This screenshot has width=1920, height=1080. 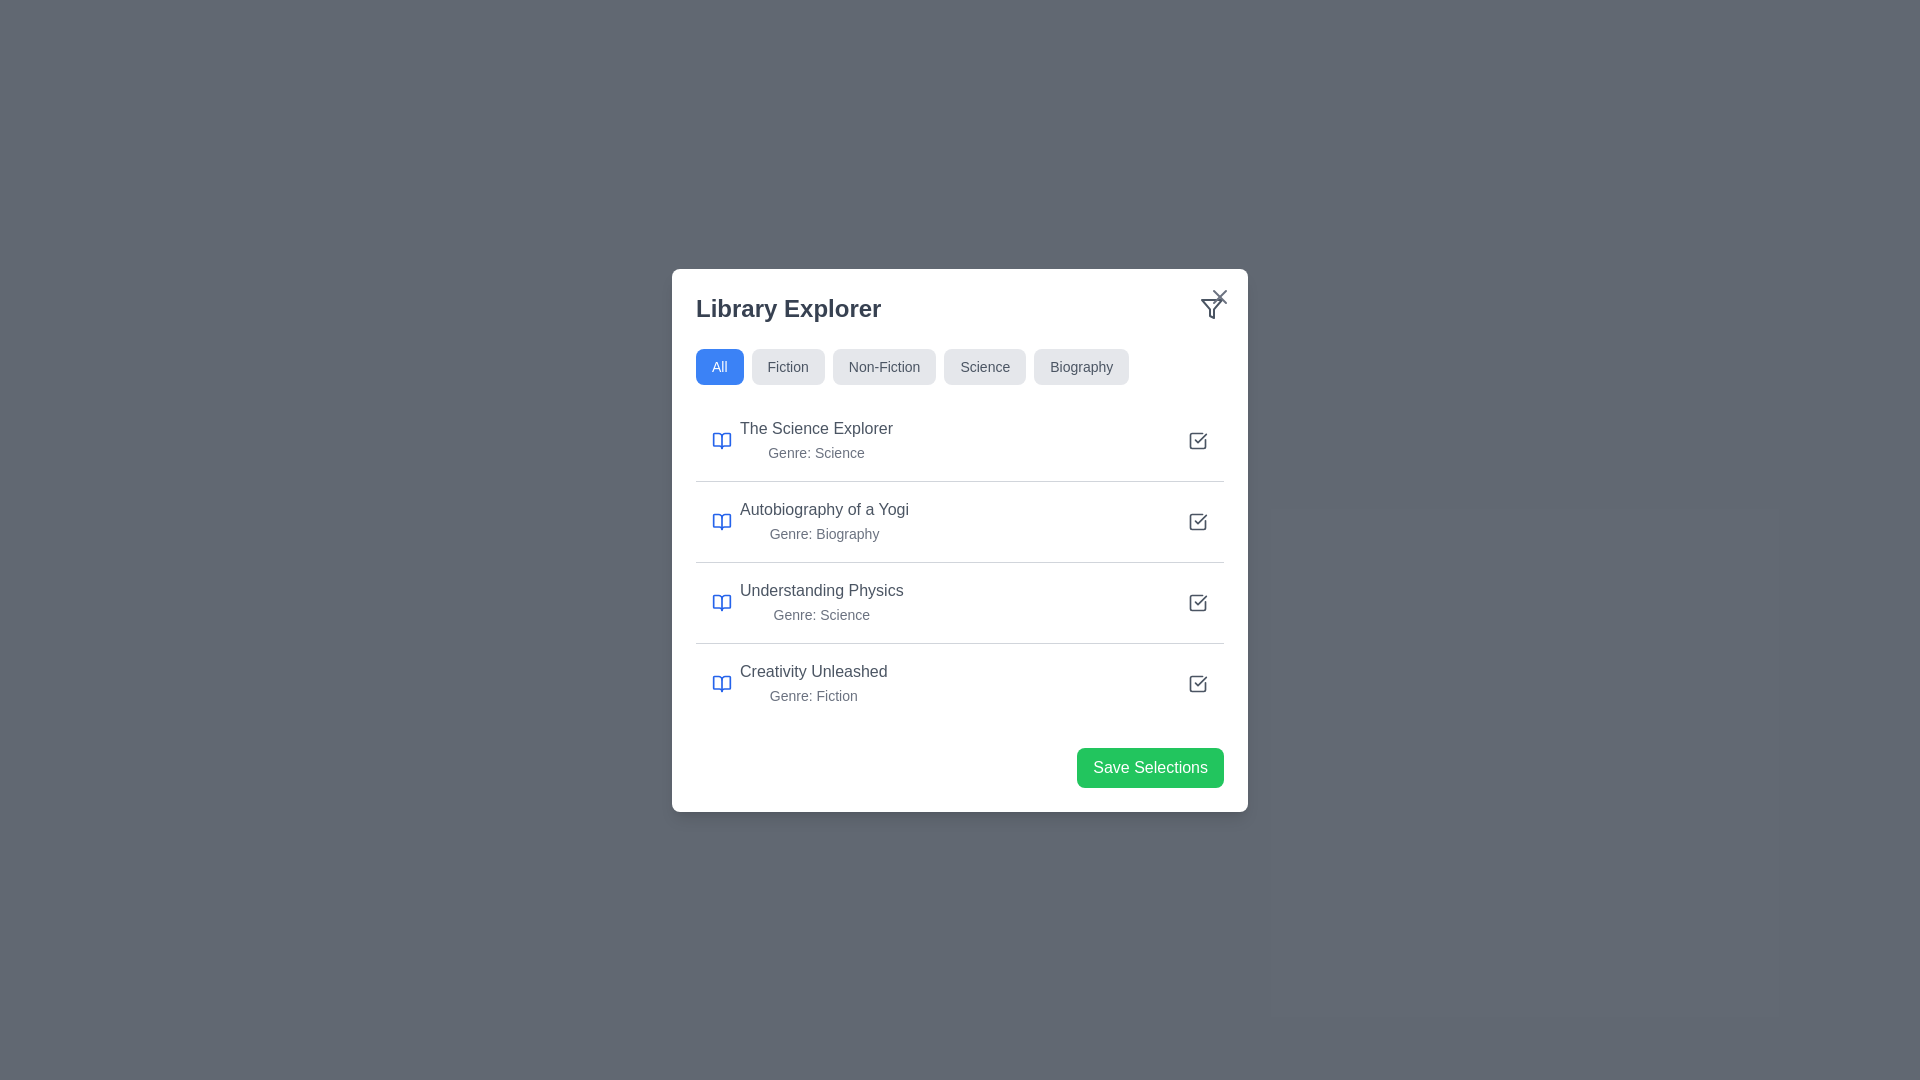 I want to click on the book icon with a clean outline and blue color, located on the far-left side of the first book entry titled 'The Science Explorer' in the 'Library Explorer' dialog, so click(x=720, y=439).